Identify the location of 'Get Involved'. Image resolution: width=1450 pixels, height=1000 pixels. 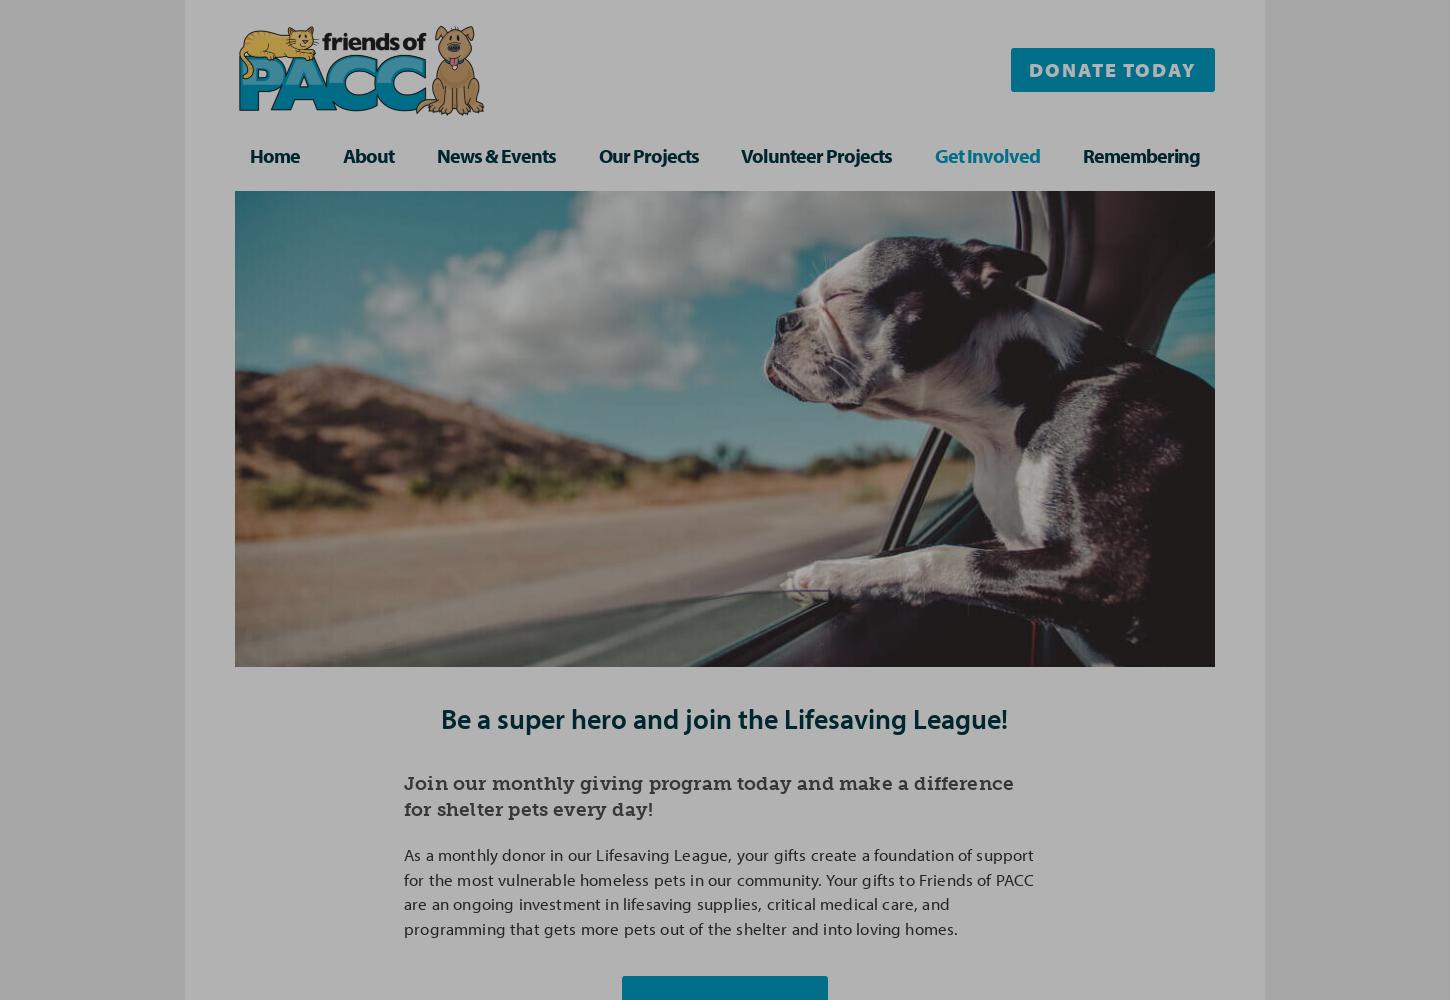
(933, 154).